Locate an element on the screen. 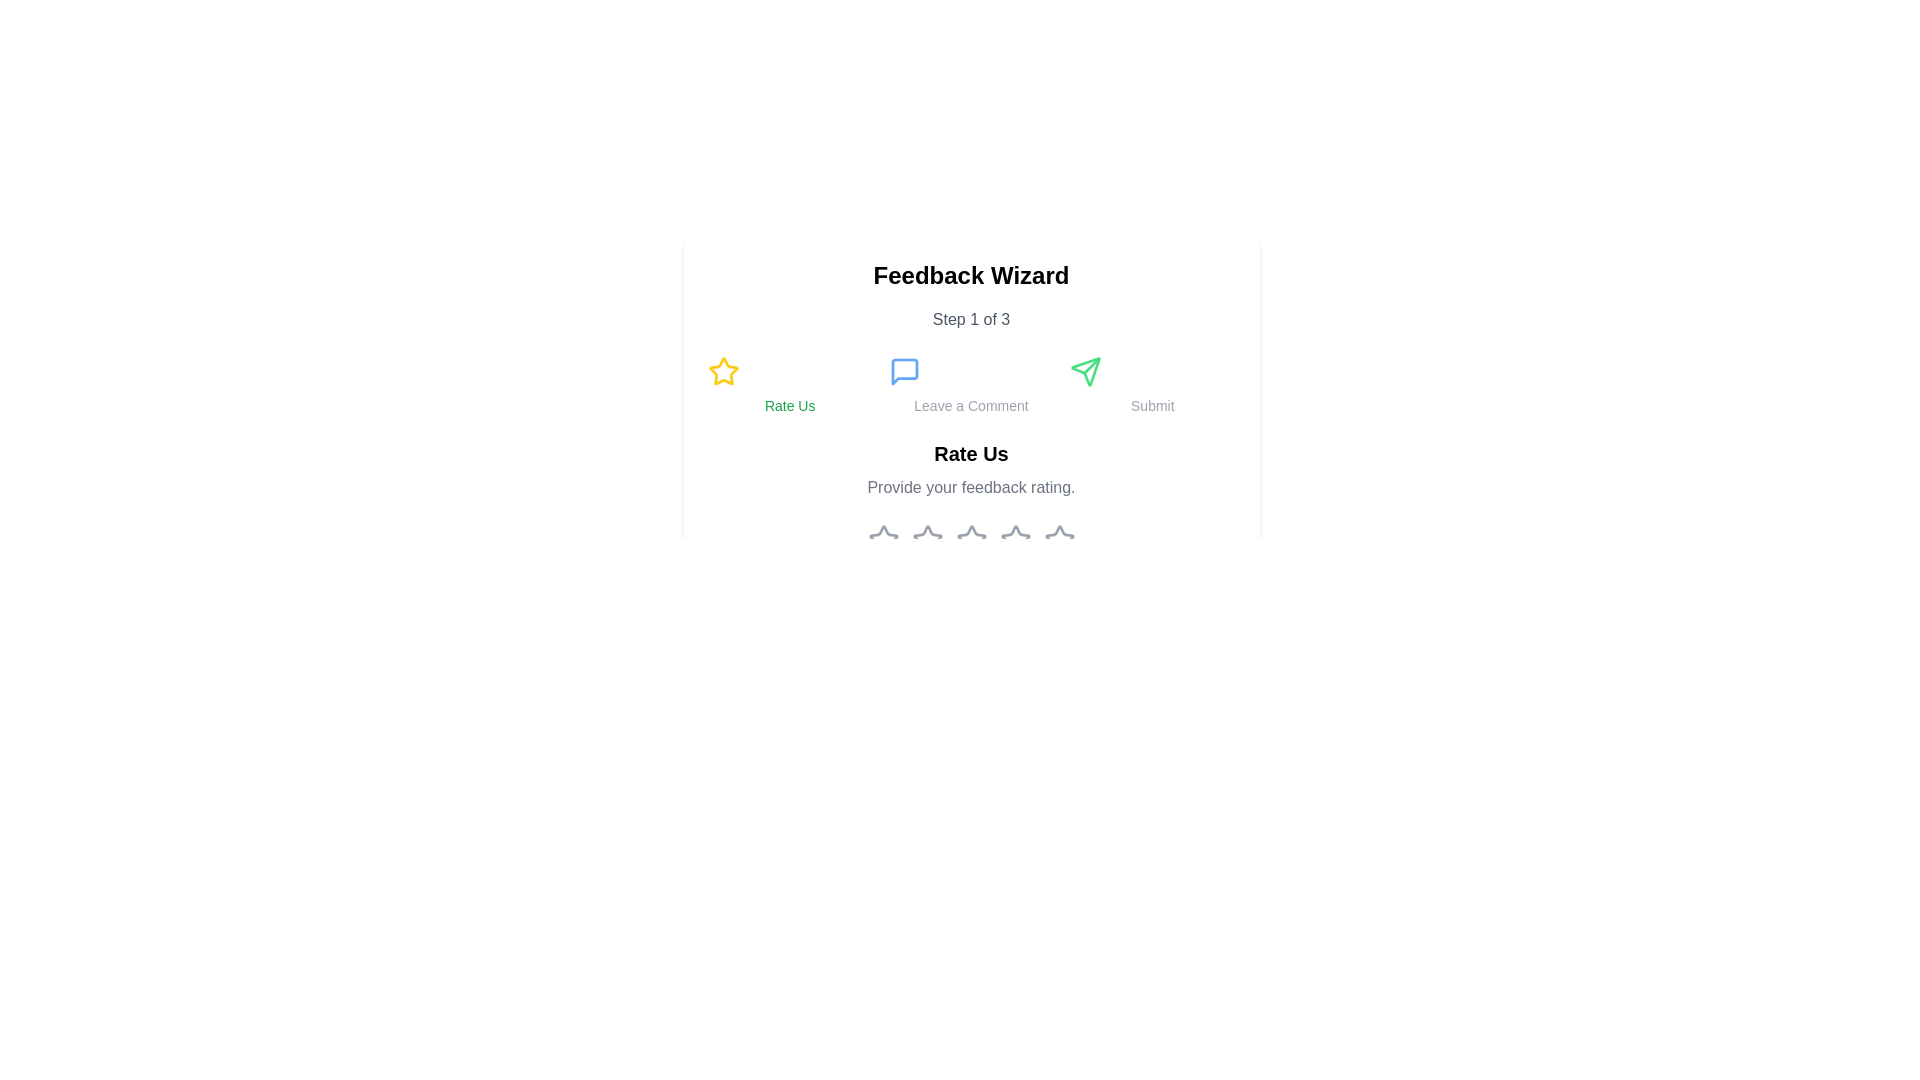 The image size is (1920, 1080). the 'Submit' icon located in the upper central part of the interface is located at coordinates (1085, 371).